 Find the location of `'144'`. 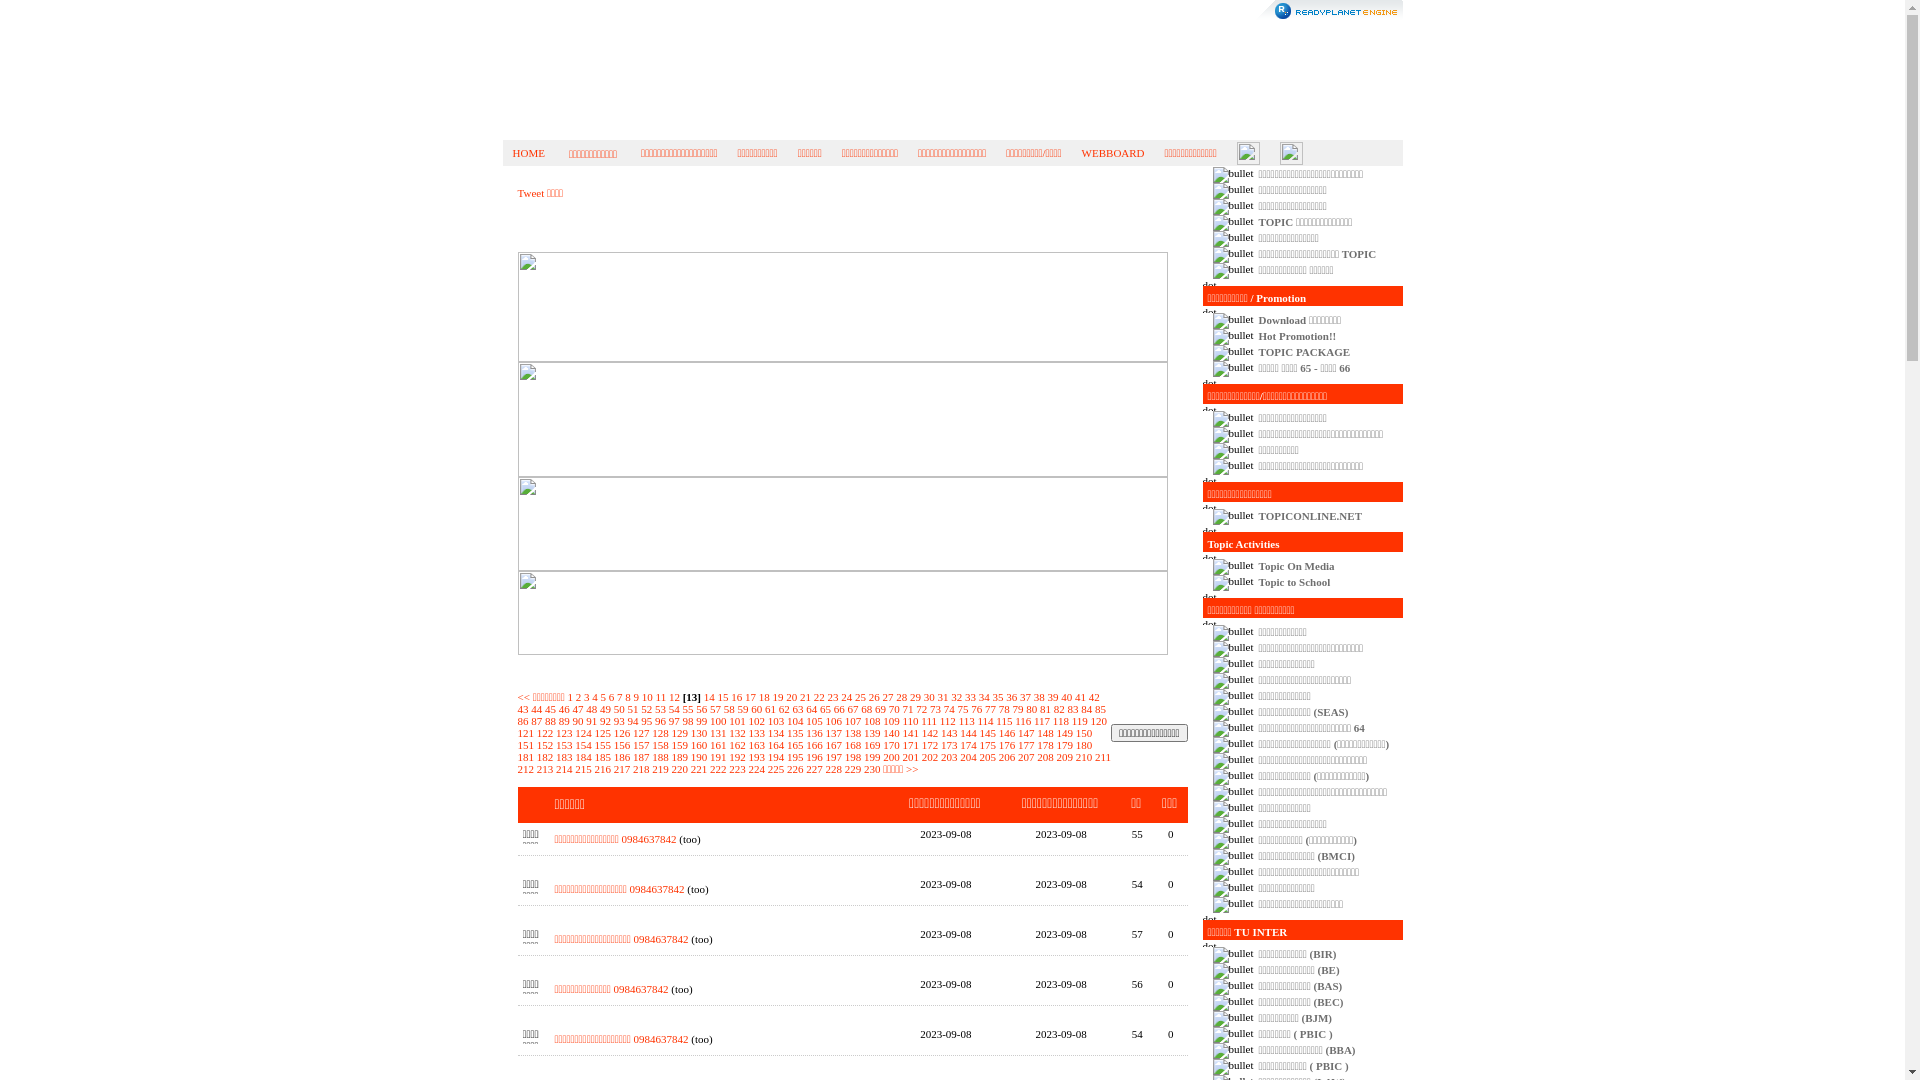

'144' is located at coordinates (968, 732).